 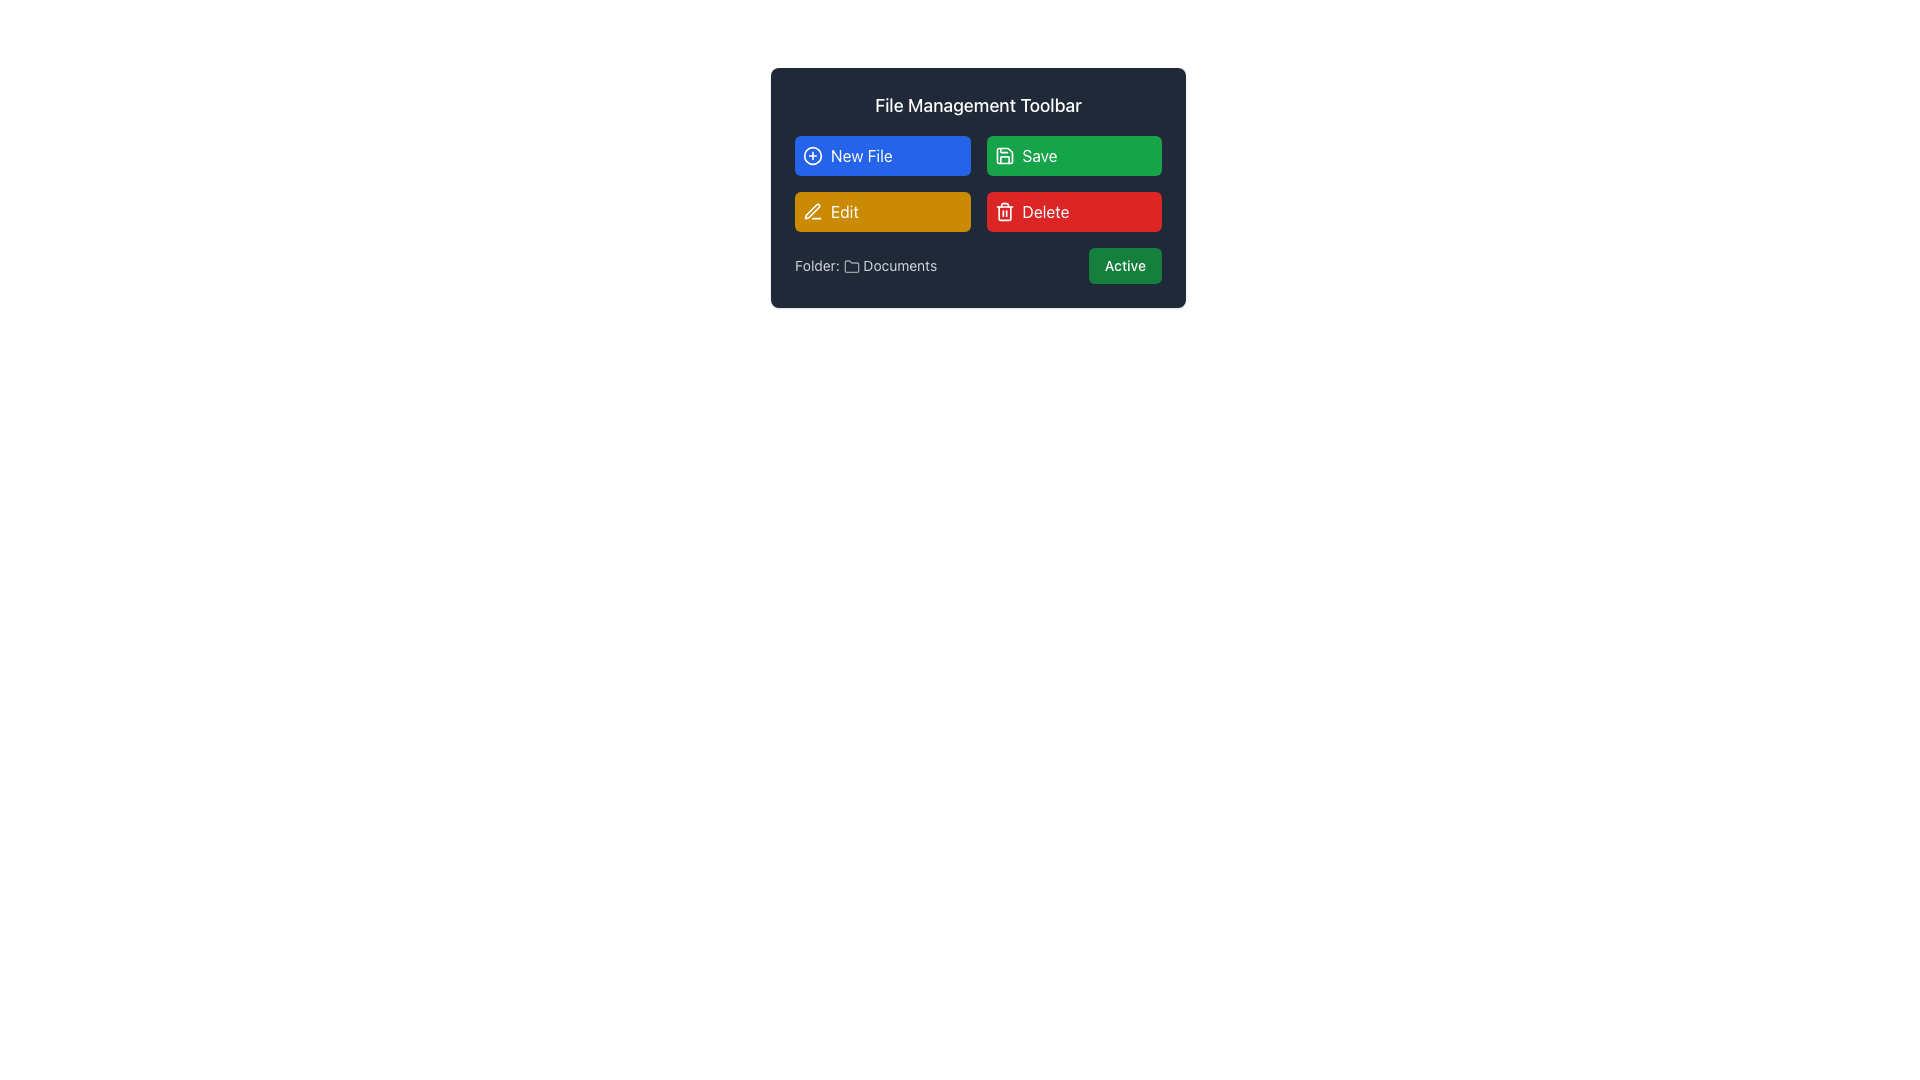 I want to click on the 'Delete' text label located under the trash icon in the top-right portion of the toolbar, so click(x=1045, y=212).